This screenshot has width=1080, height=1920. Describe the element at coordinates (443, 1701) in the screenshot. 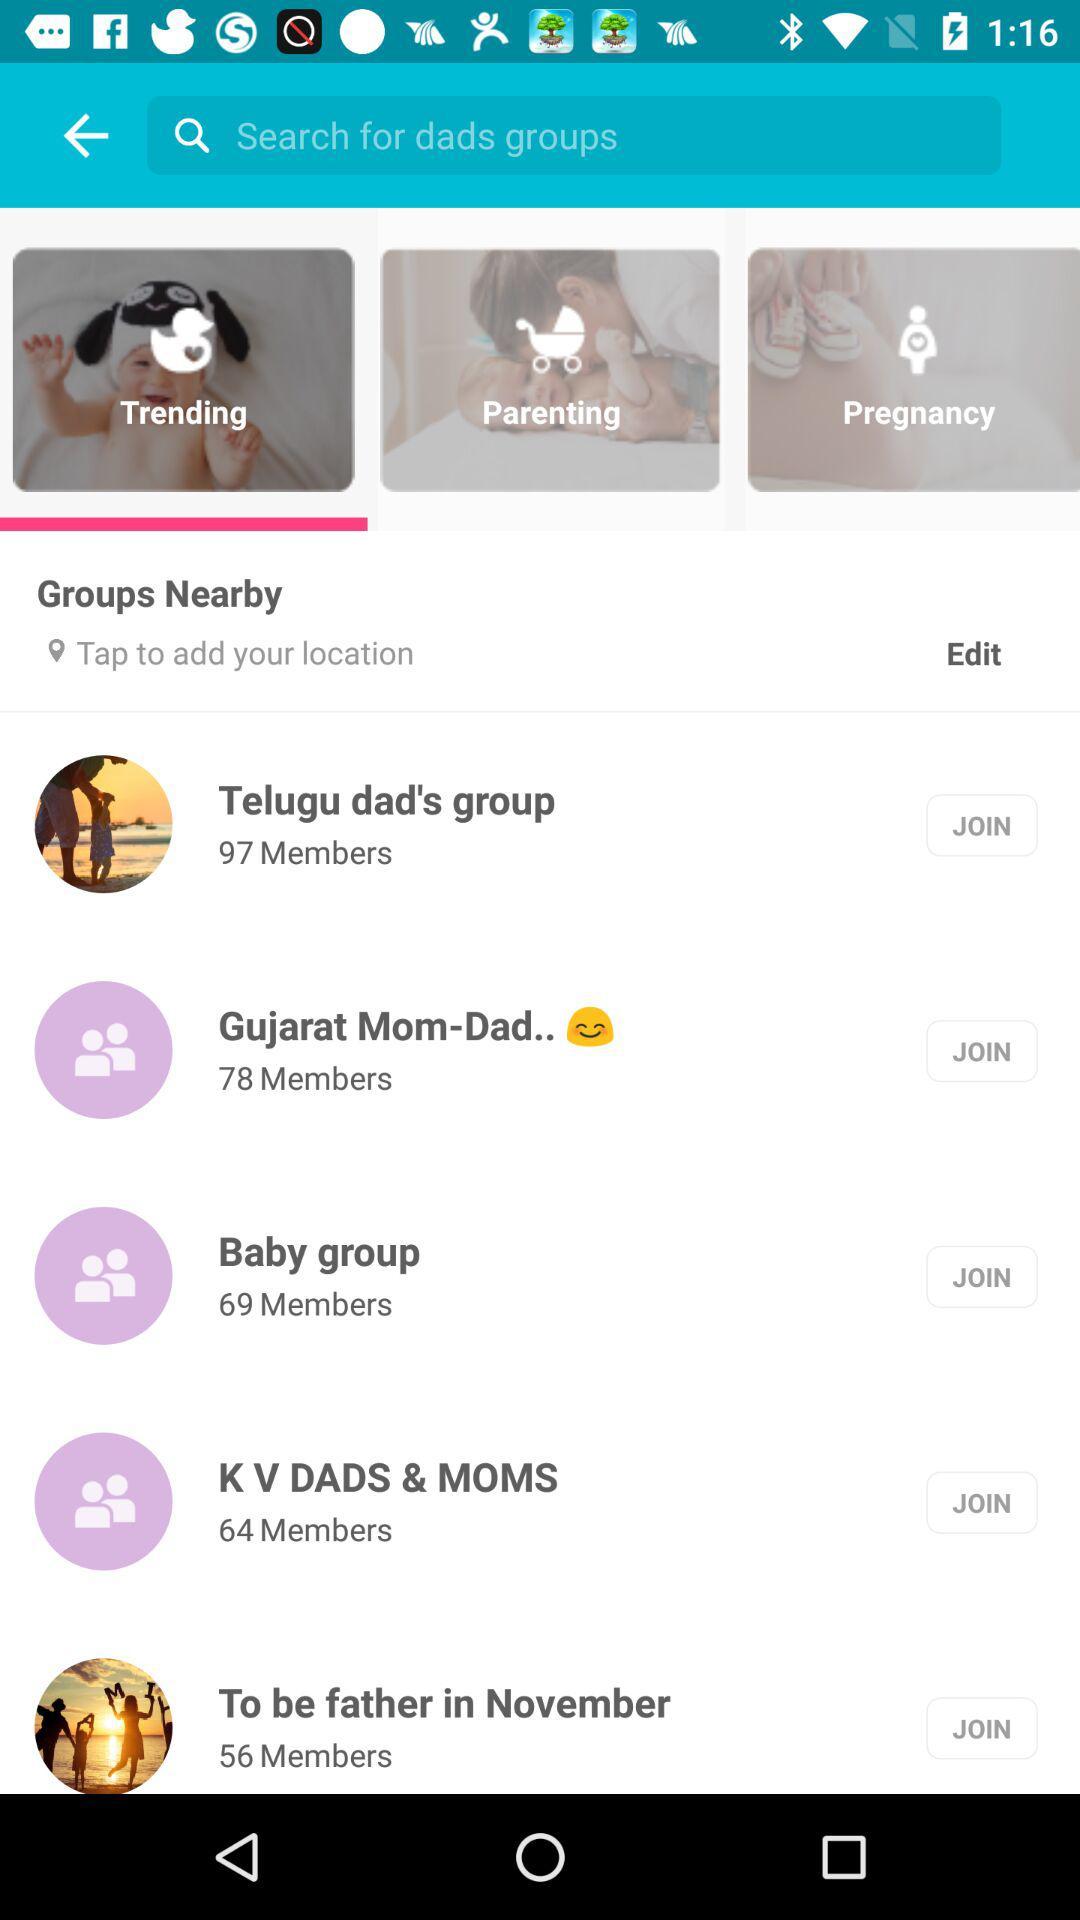

I see `the to be father item` at that location.